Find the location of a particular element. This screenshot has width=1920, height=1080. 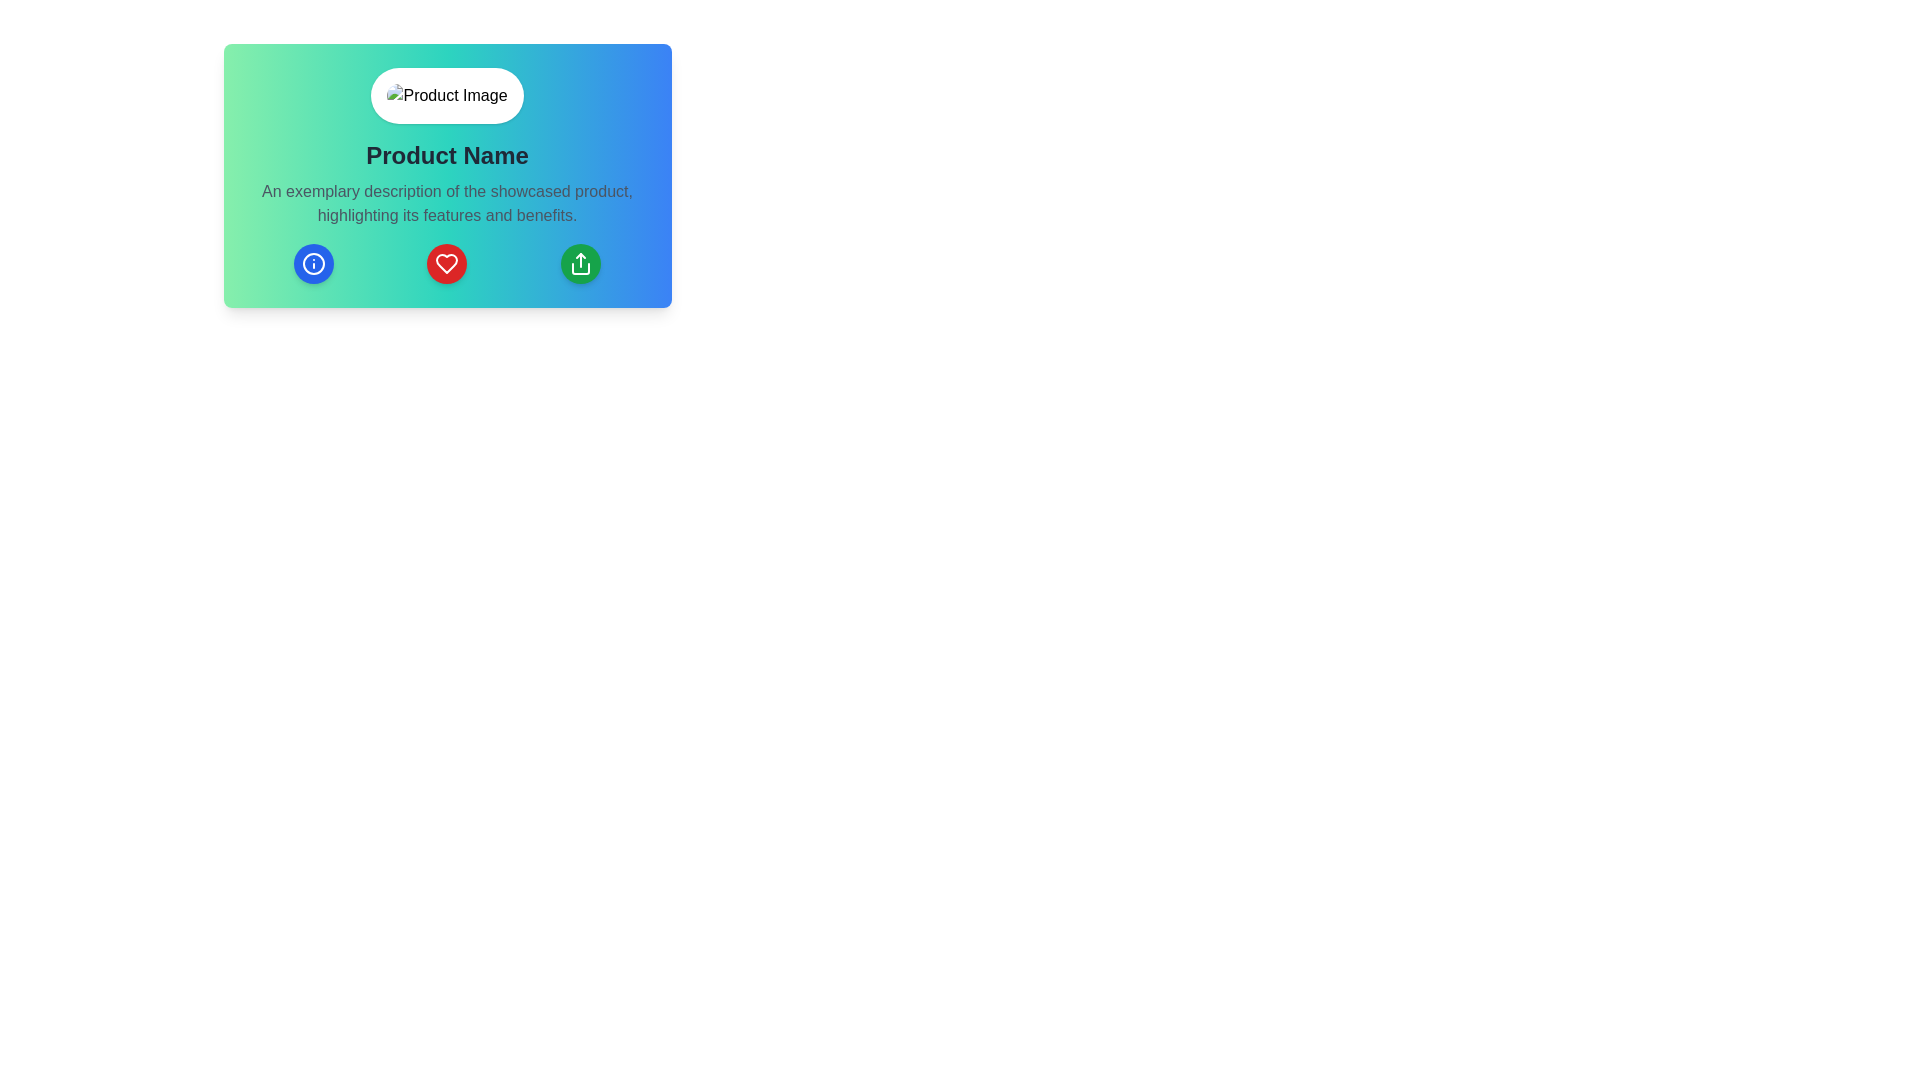

the interactive buttons in the horizontal button panel located at the bottom center of the card is located at coordinates (446, 262).